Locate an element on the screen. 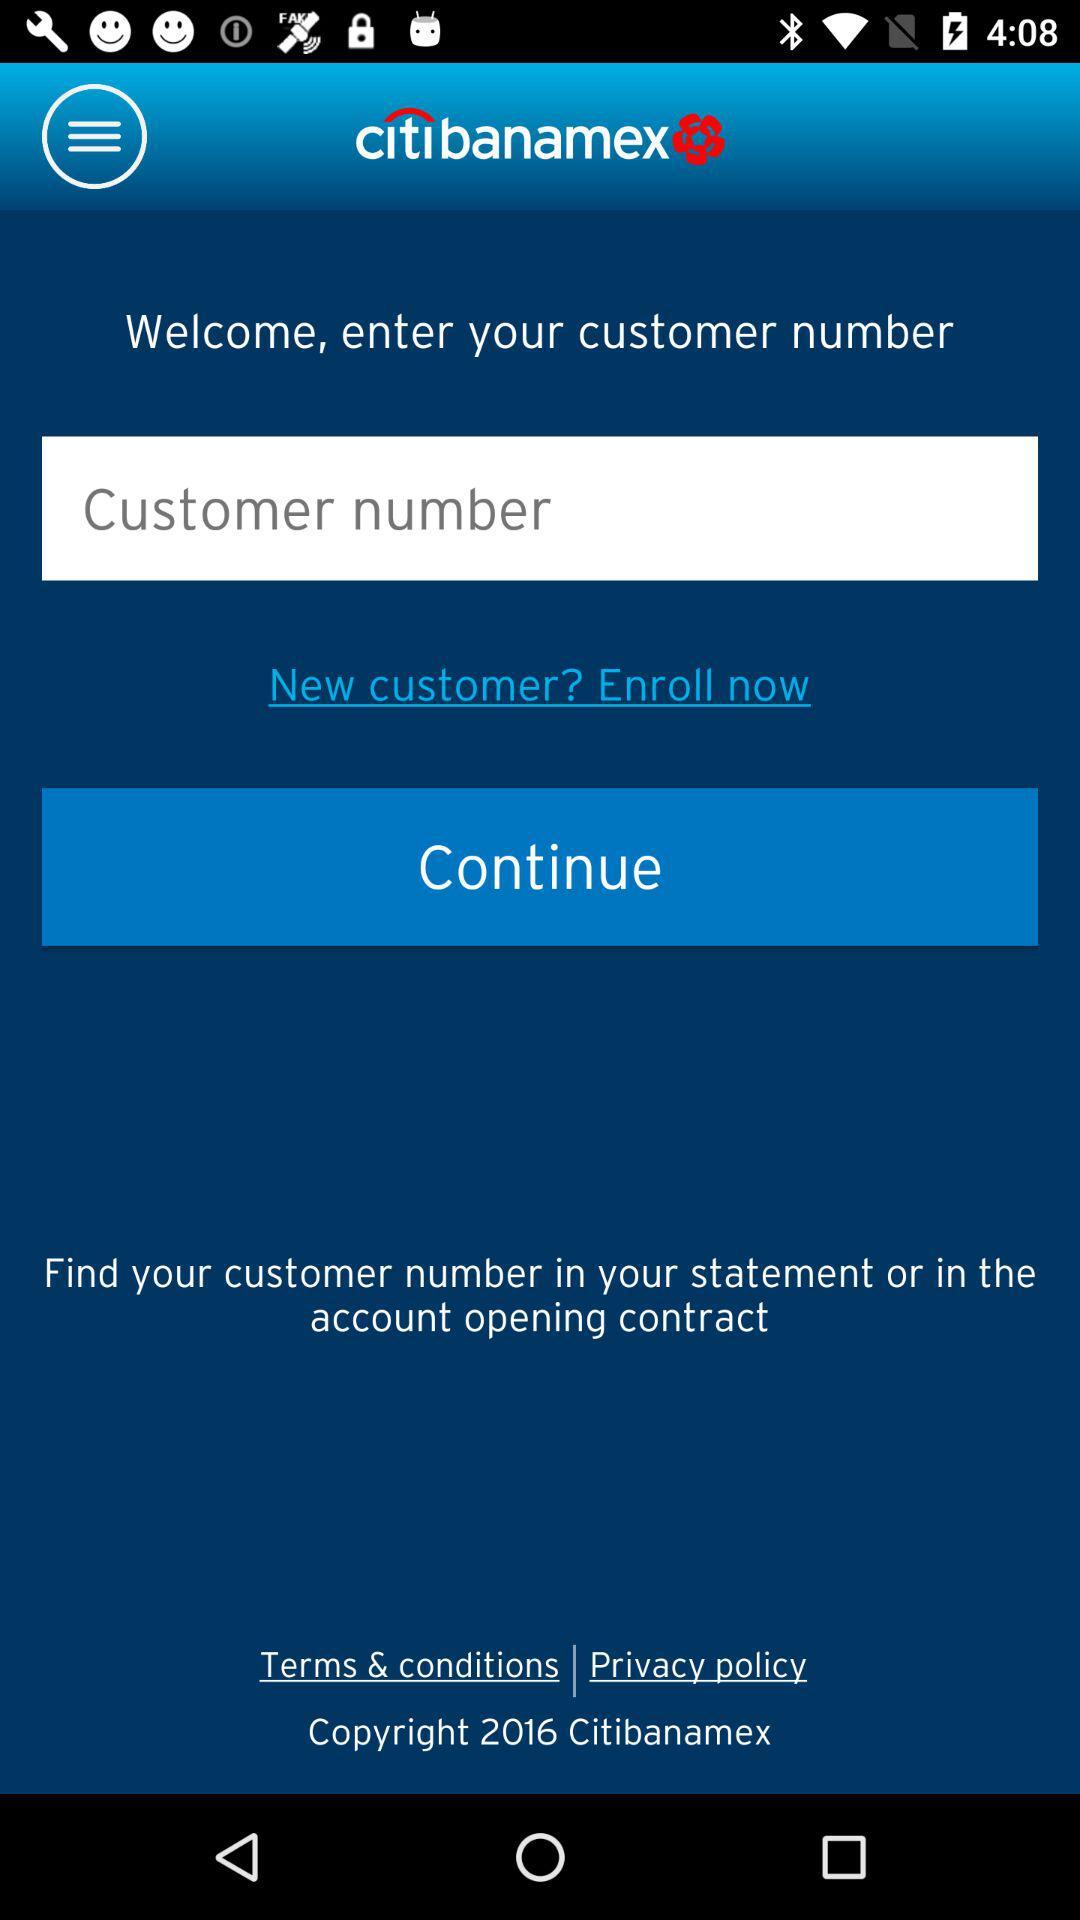 This screenshot has height=1920, width=1080. input customer id is located at coordinates (540, 508).